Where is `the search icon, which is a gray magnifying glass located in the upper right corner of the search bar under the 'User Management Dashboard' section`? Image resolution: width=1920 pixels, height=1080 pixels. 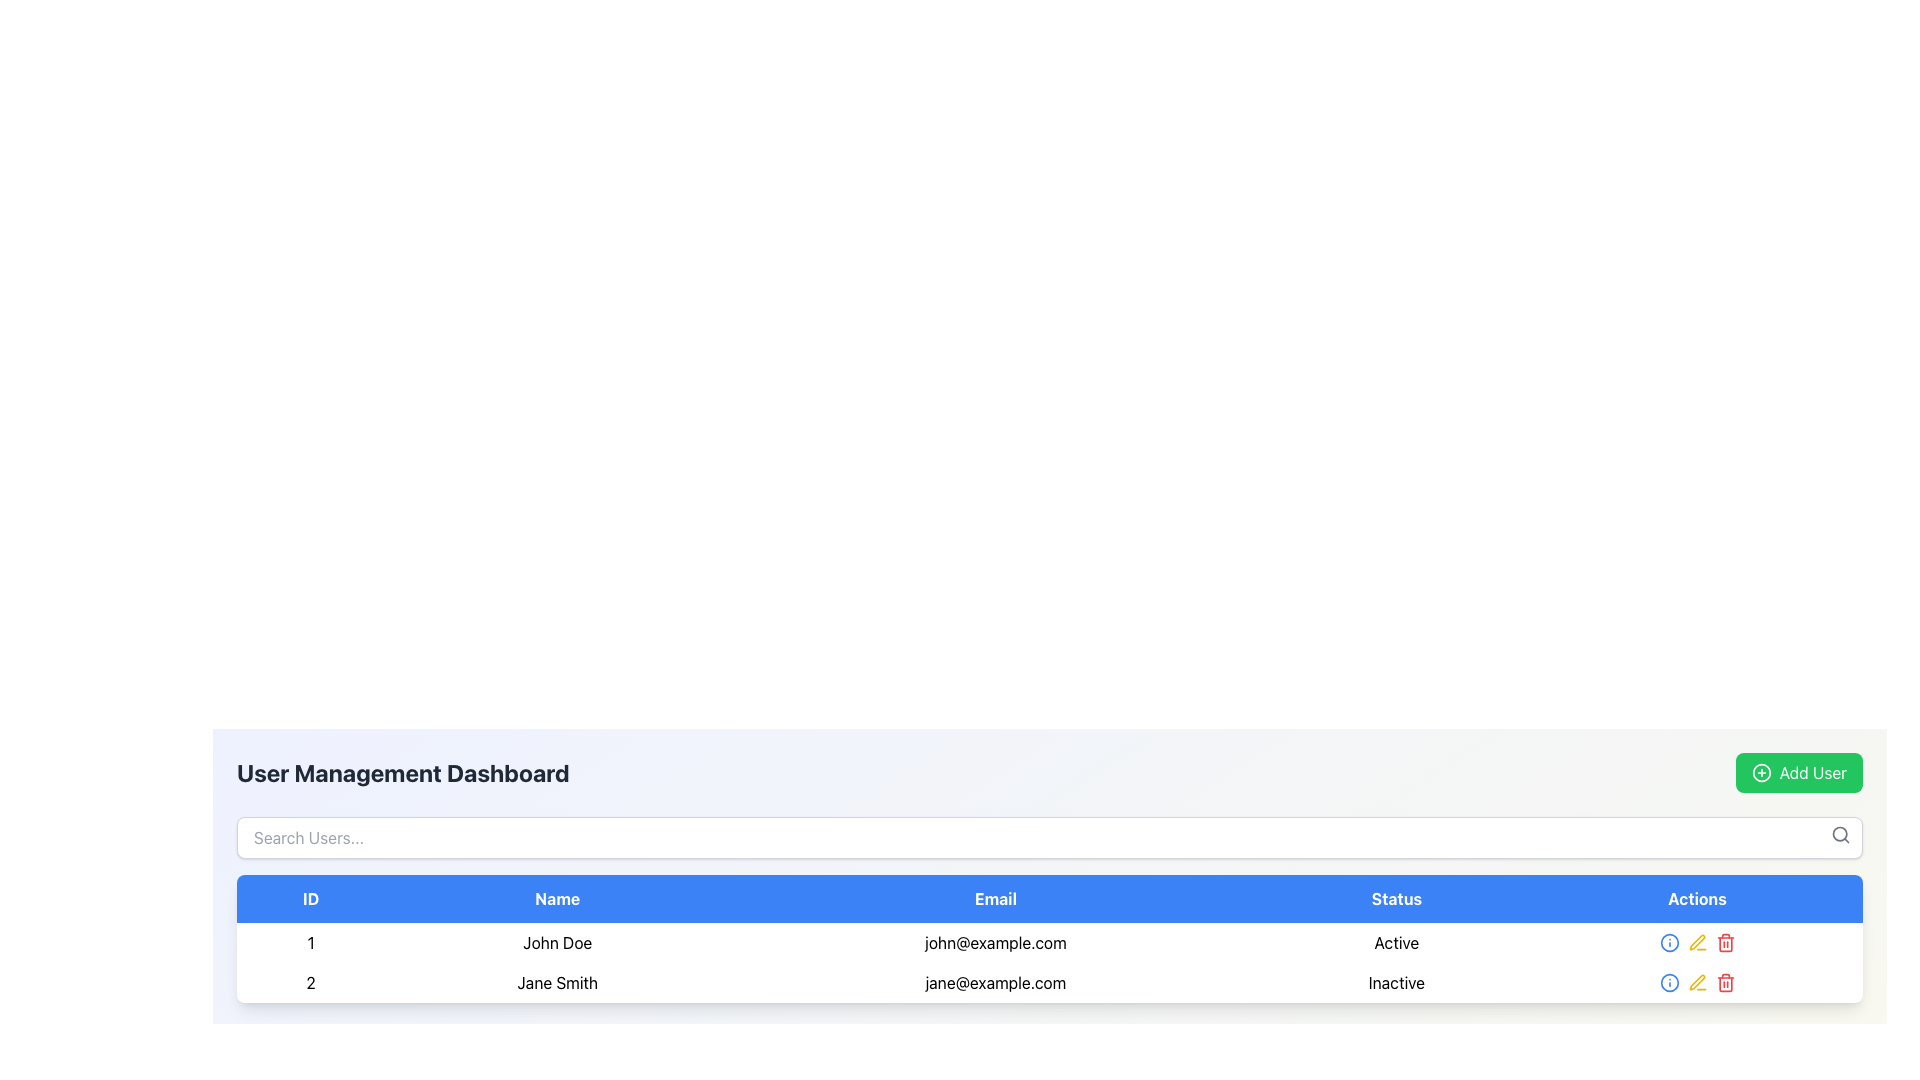
the search icon, which is a gray magnifying glass located in the upper right corner of the search bar under the 'User Management Dashboard' section is located at coordinates (1840, 834).